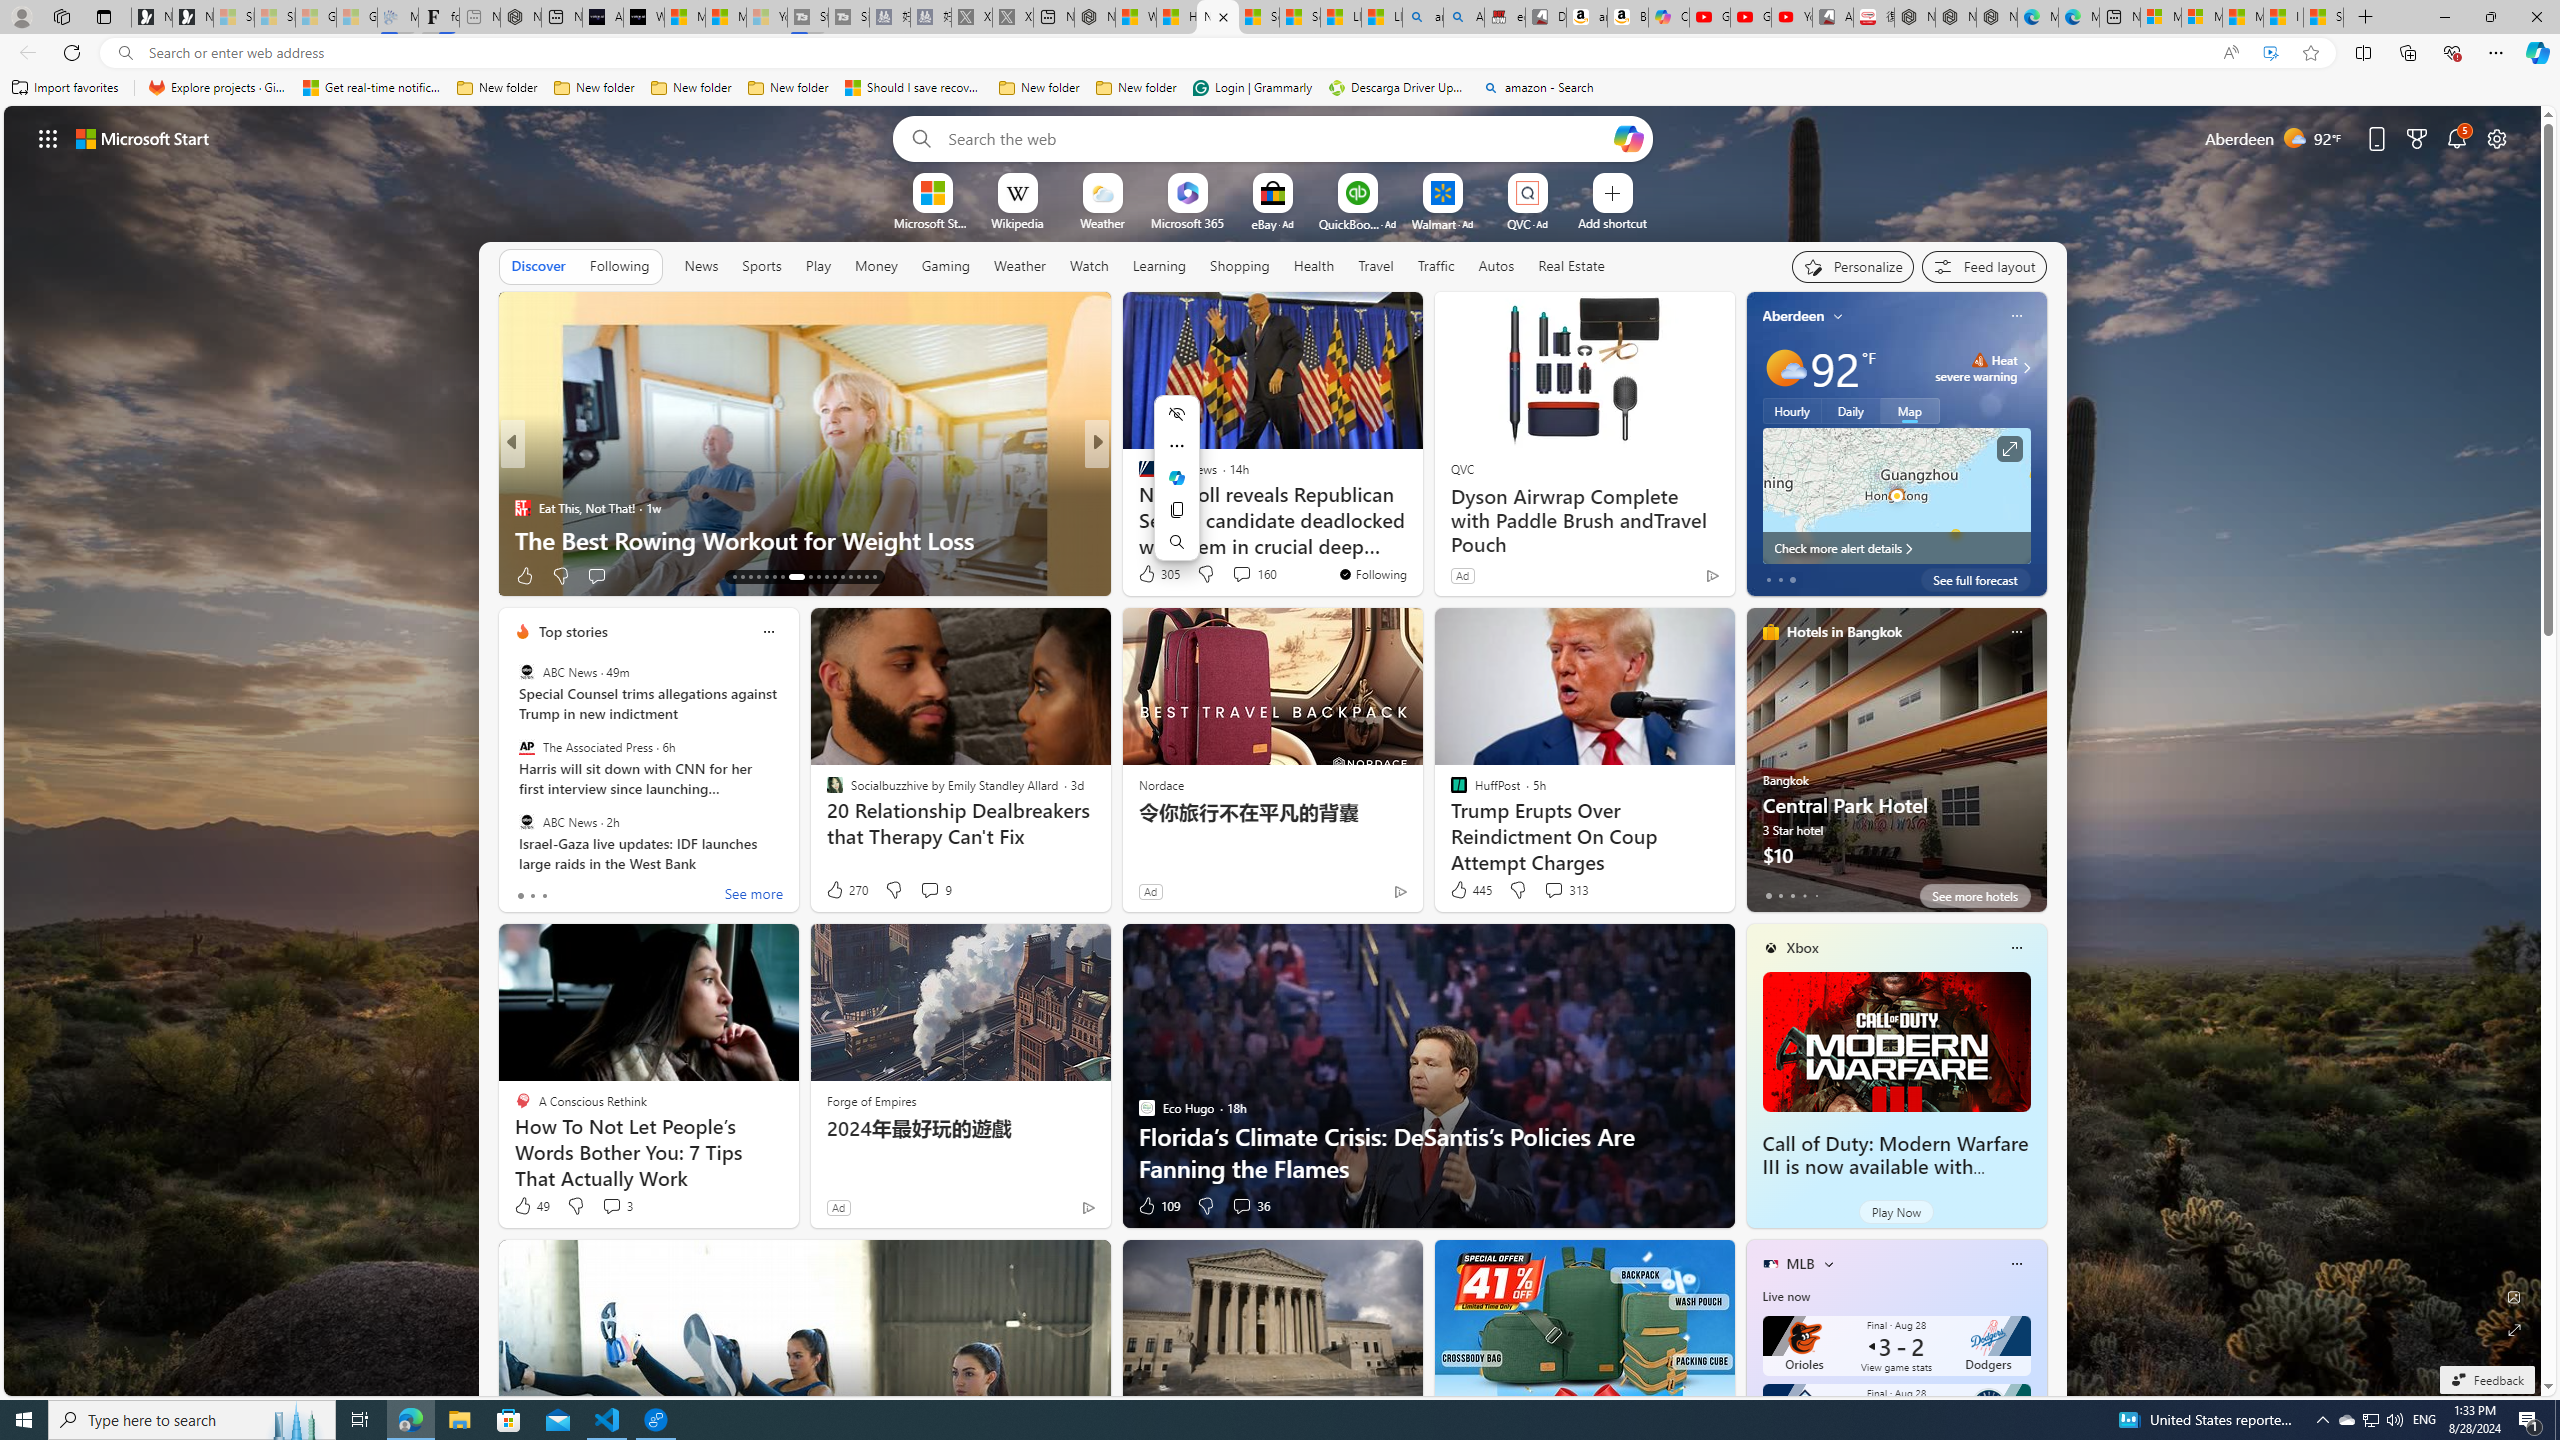  I want to click on 'Personalize your feed"', so click(1852, 267).